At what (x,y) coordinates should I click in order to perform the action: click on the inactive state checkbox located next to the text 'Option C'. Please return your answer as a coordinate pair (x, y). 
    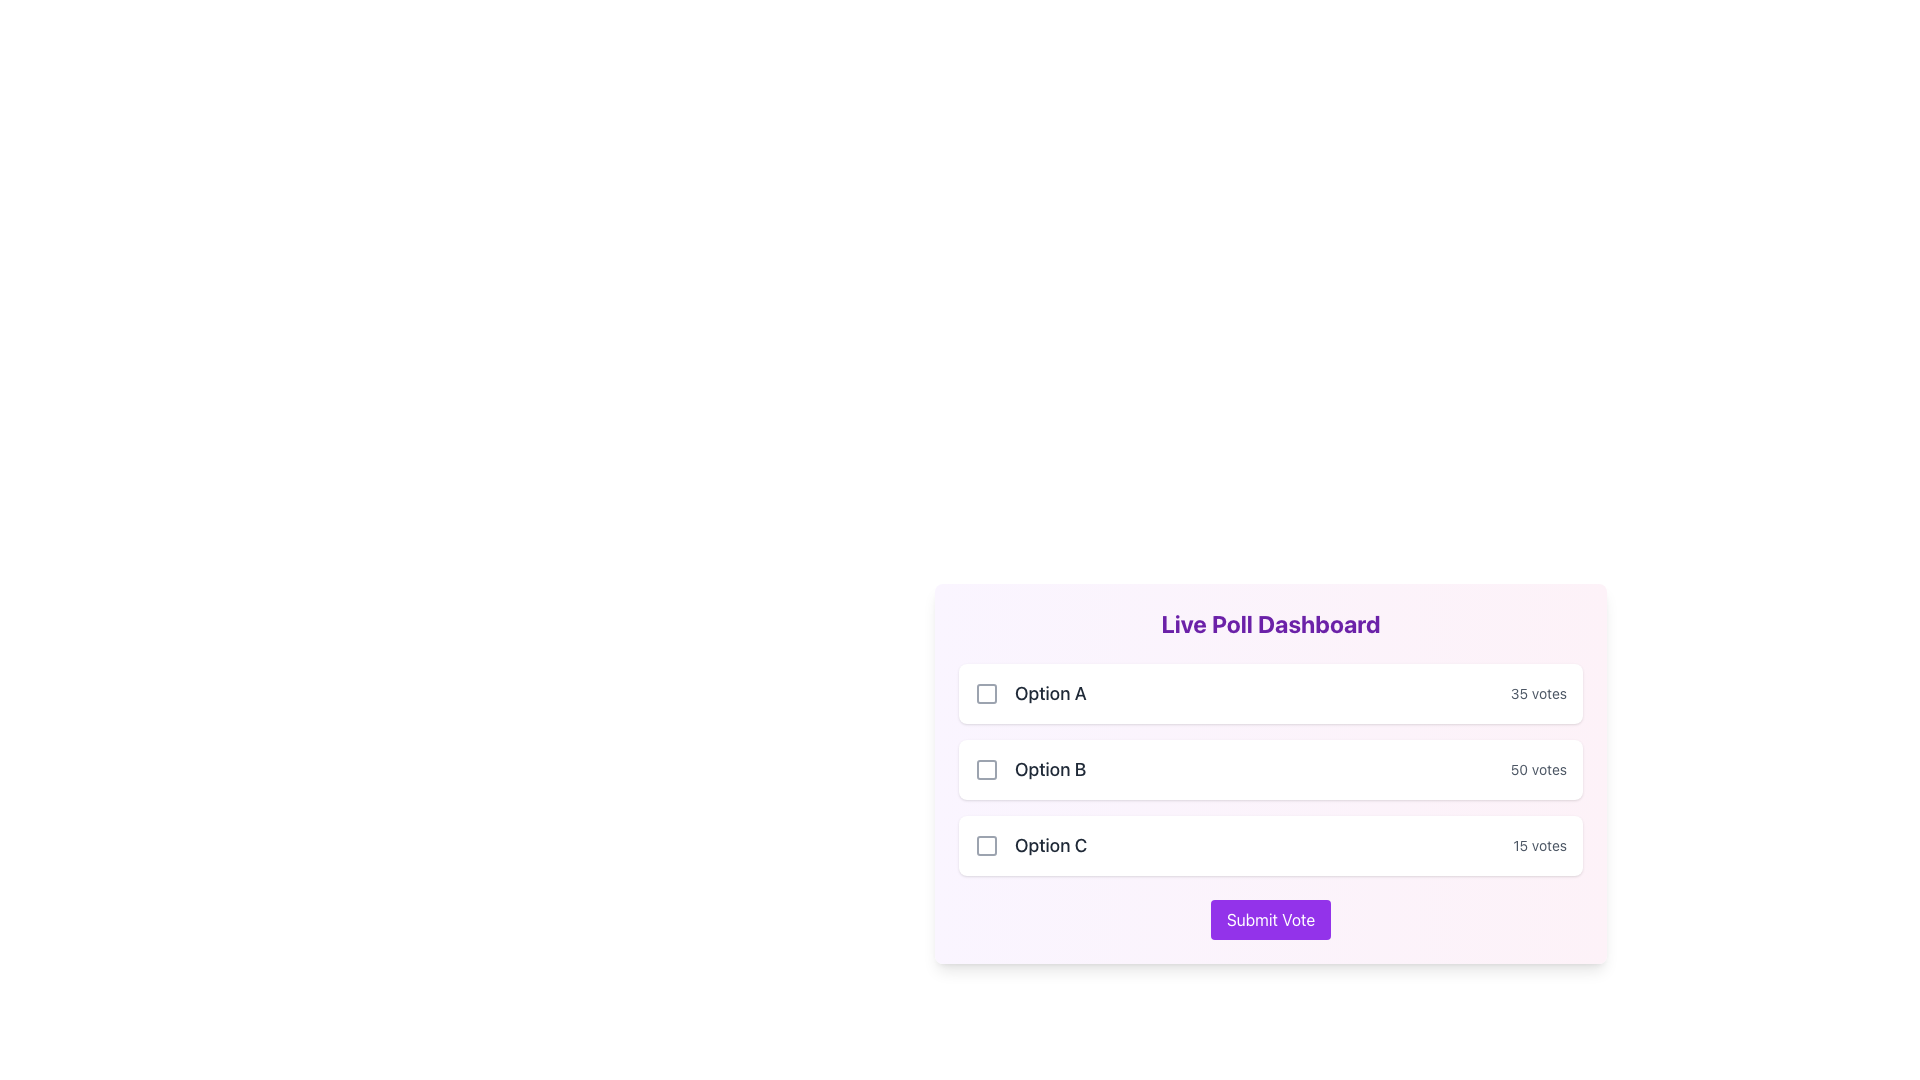
    Looking at the image, I should click on (987, 845).